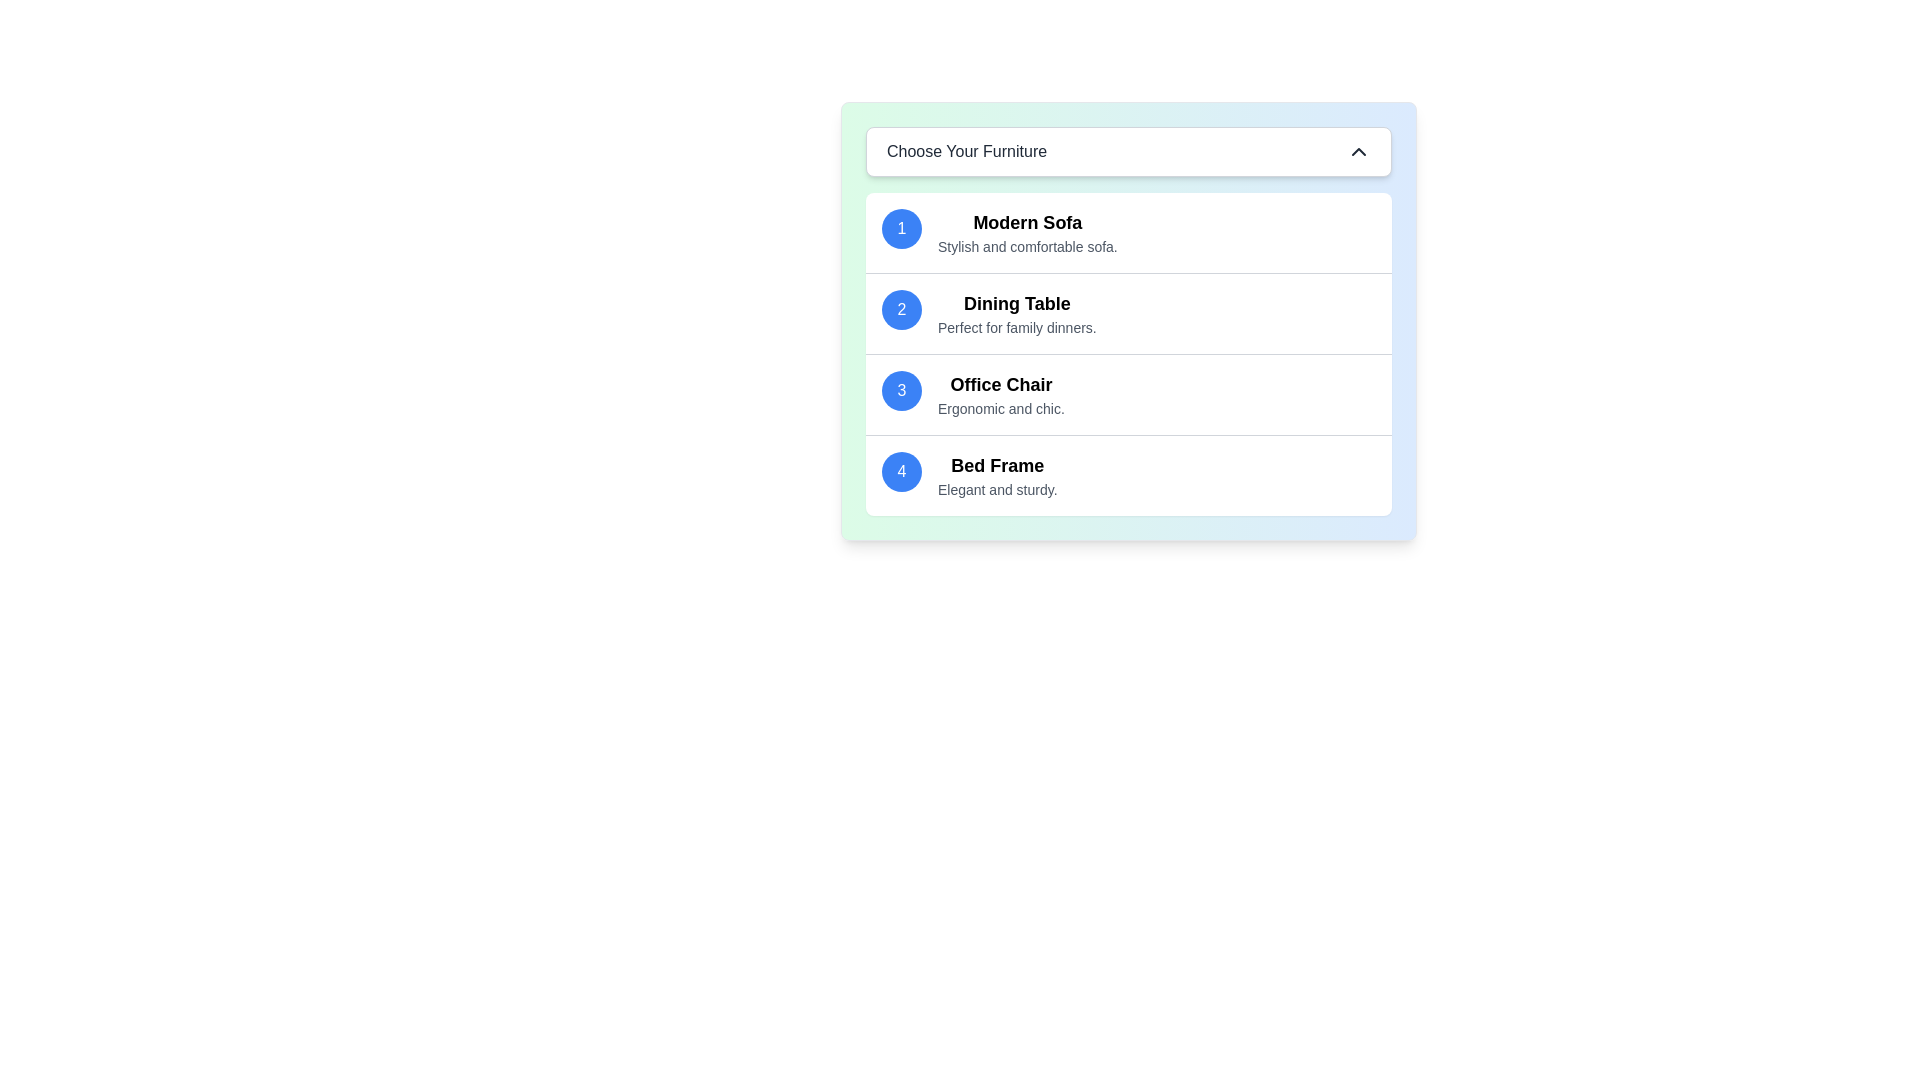 This screenshot has height=1080, width=1920. Describe the element at coordinates (1128, 231) in the screenshot. I see `the first list item element displaying 'Modern Sofa' with a blue circular badge marked '1' for further interaction` at that location.